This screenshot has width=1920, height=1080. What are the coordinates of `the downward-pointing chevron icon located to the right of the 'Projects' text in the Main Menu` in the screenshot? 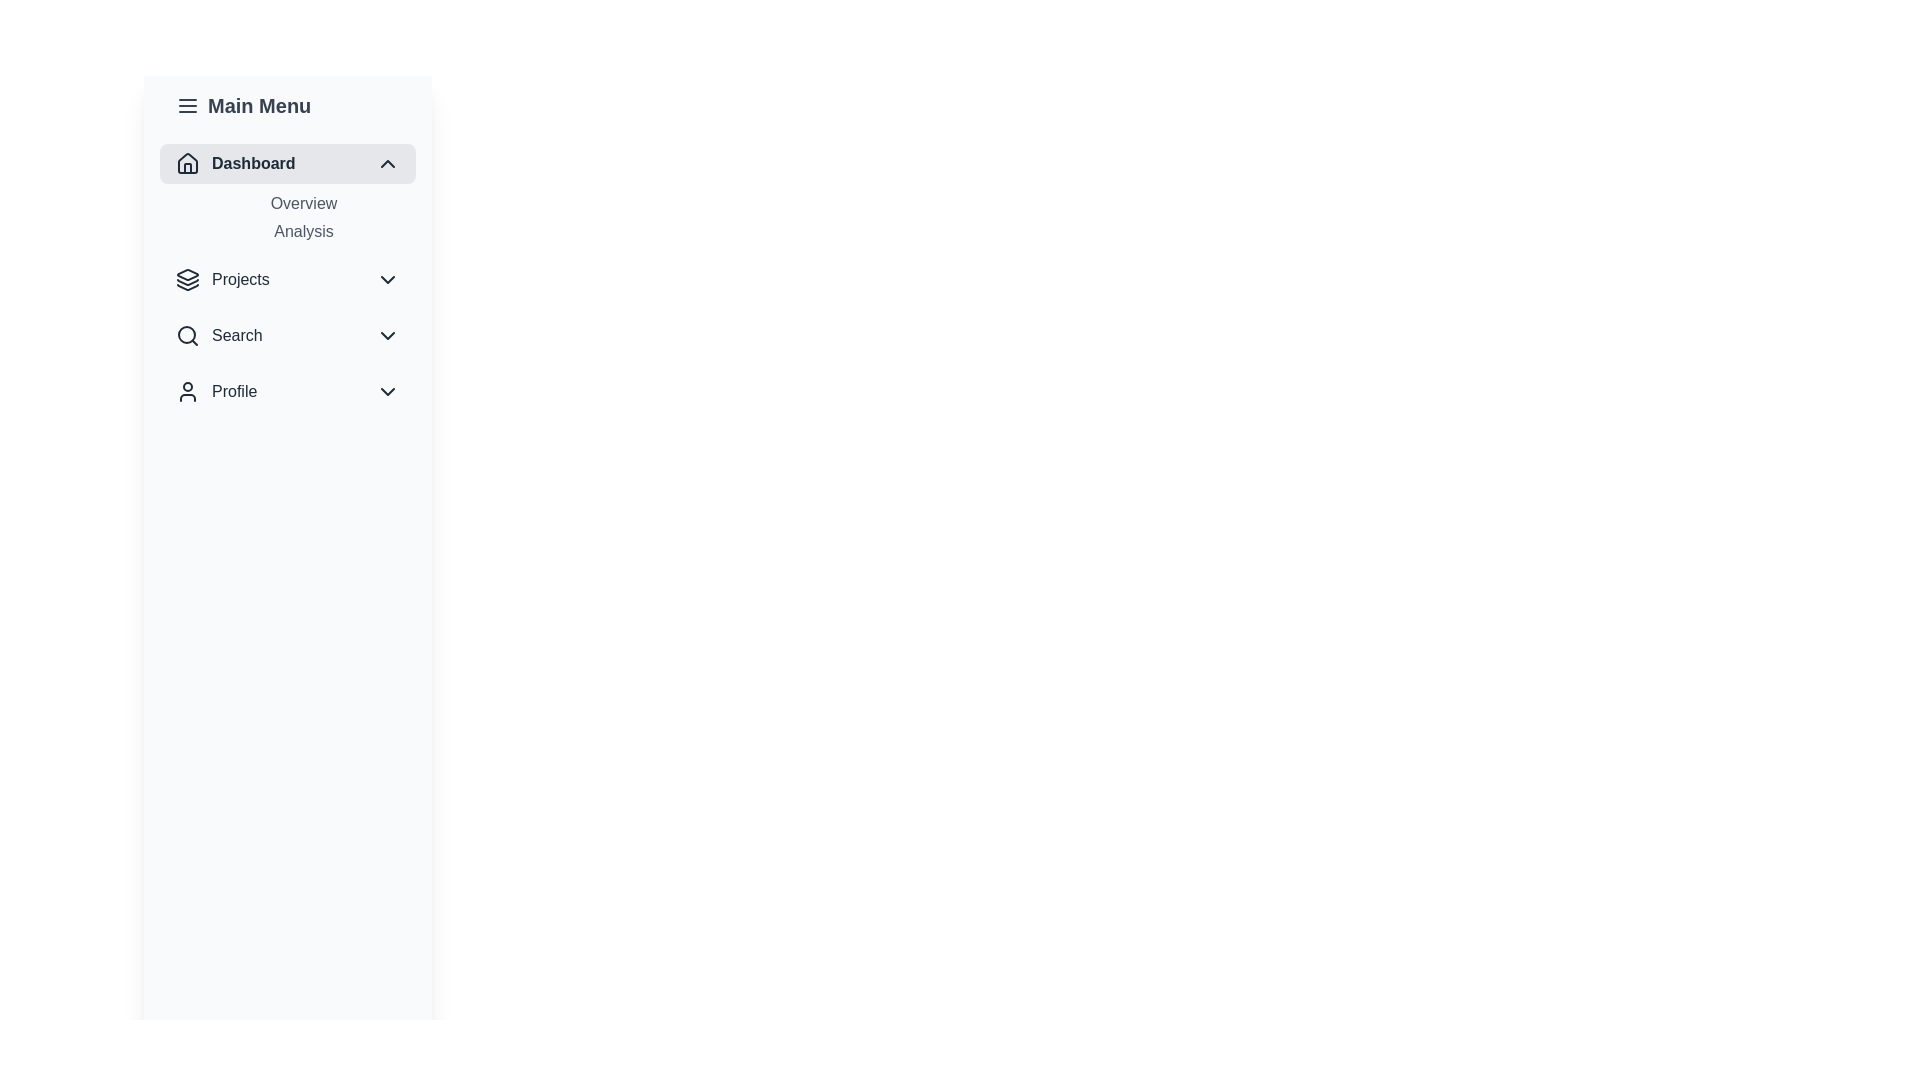 It's located at (388, 280).